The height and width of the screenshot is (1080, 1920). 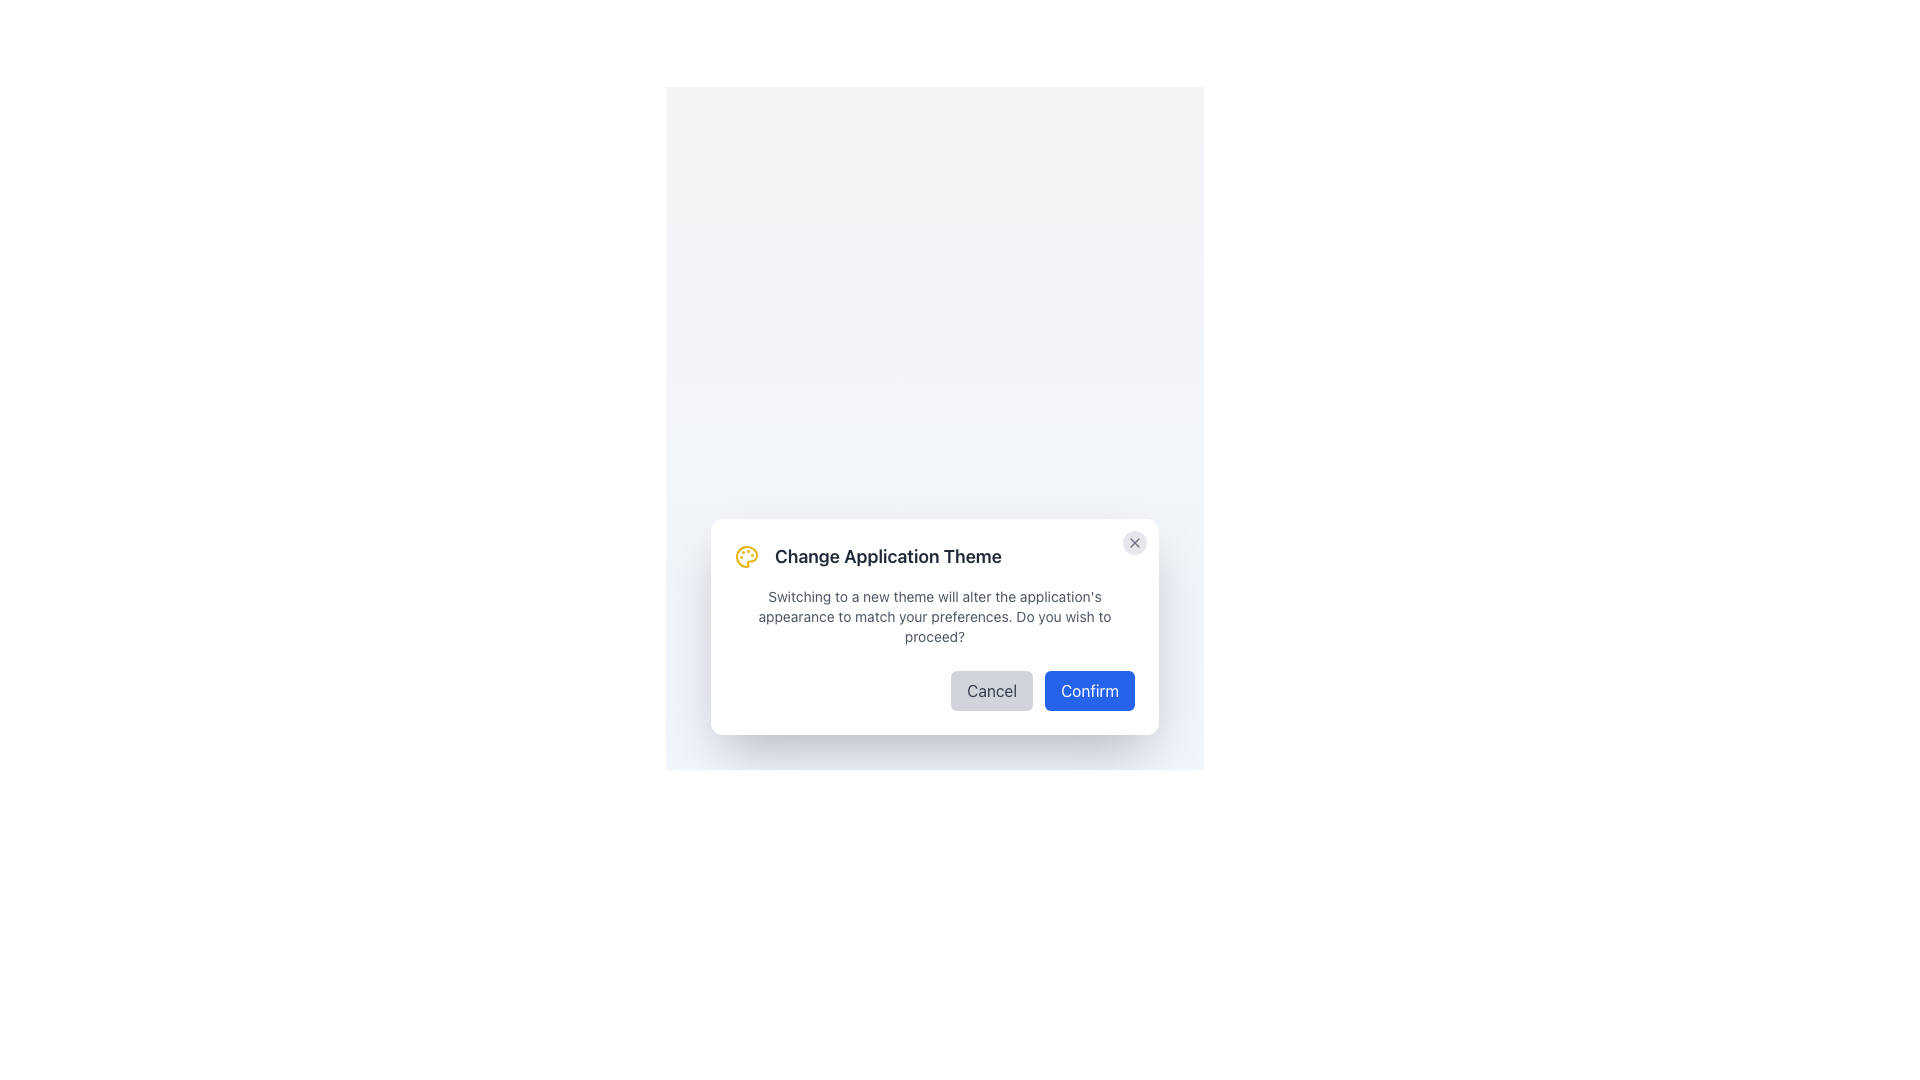 I want to click on the text block styled in gray, containing the message about switching themes, located below the title 'Change Application Theme' in the modal dialog, so click(x=934, y=616).